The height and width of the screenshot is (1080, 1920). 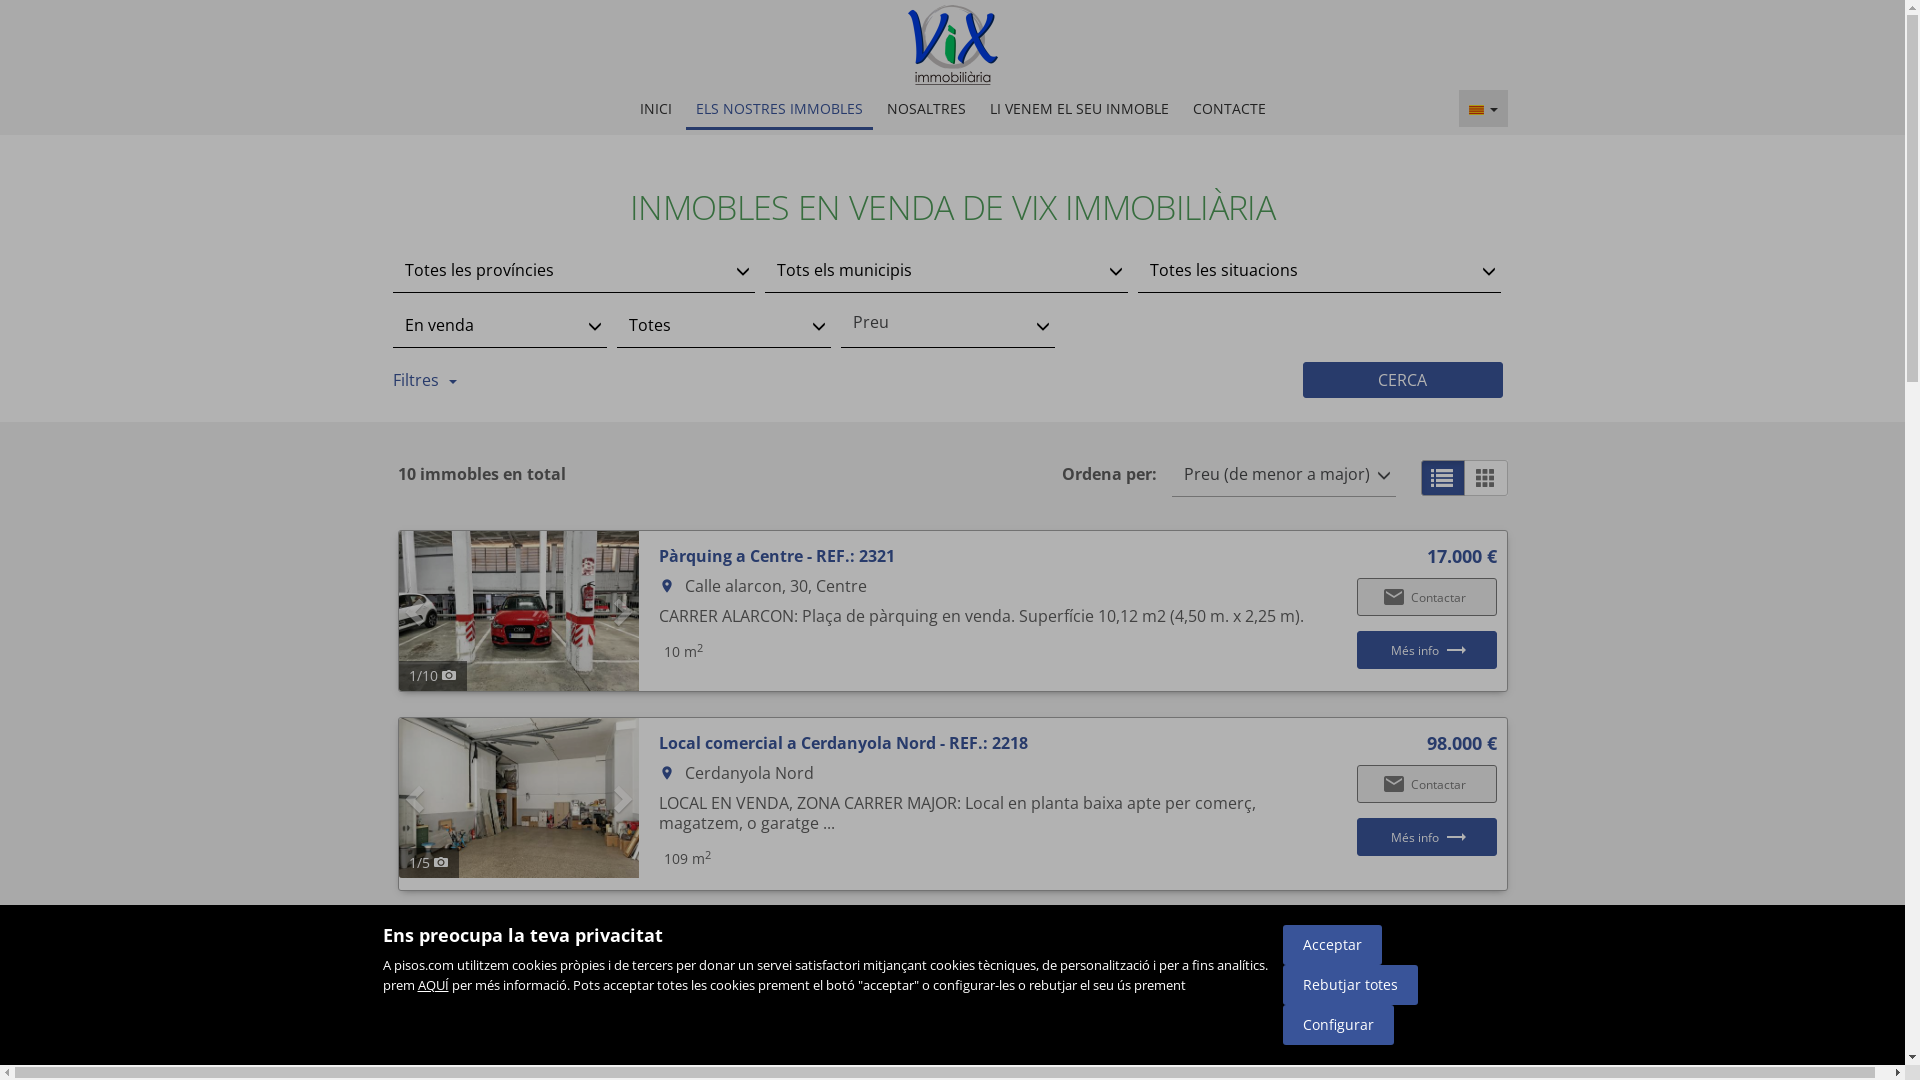 What do you see at coordinates (1078, 108) in the screenshot?
I see `'LI VENEM EL SEU INMOBLE'` at bounding box center [1078, 108].